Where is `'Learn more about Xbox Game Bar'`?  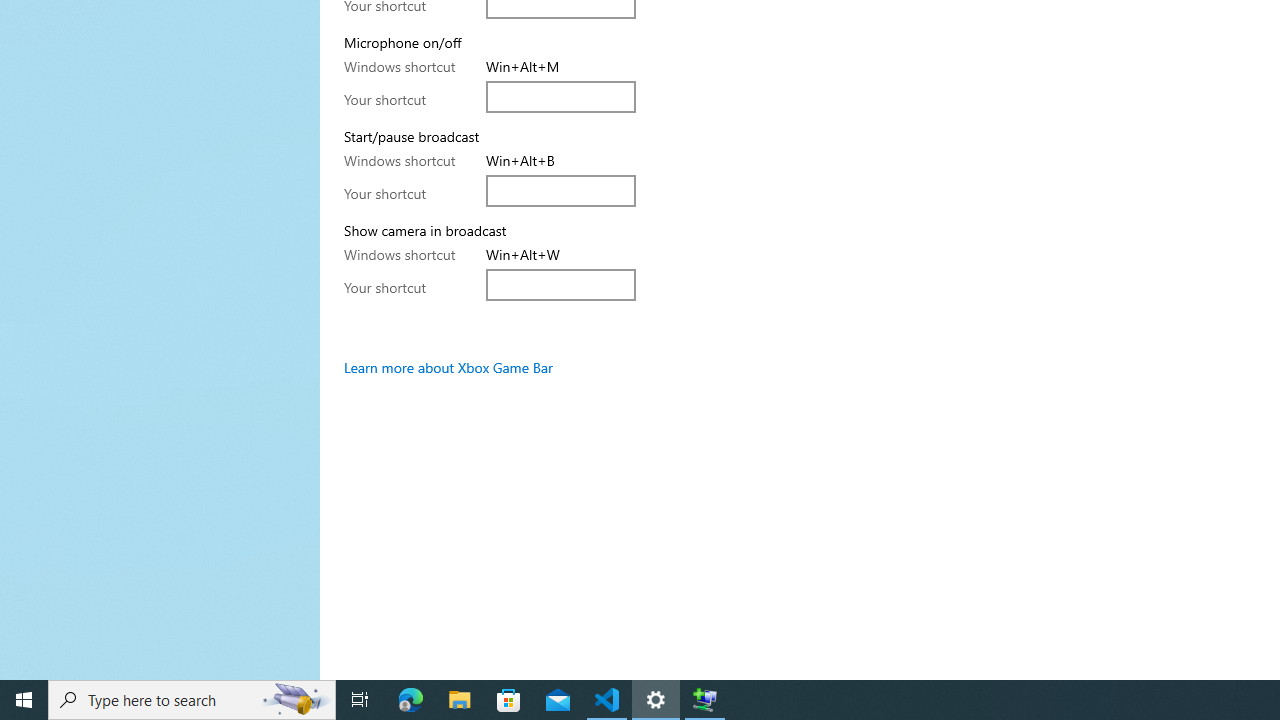
'Learn more about Xbox Game Bar' is located at coordinates (447, 367).